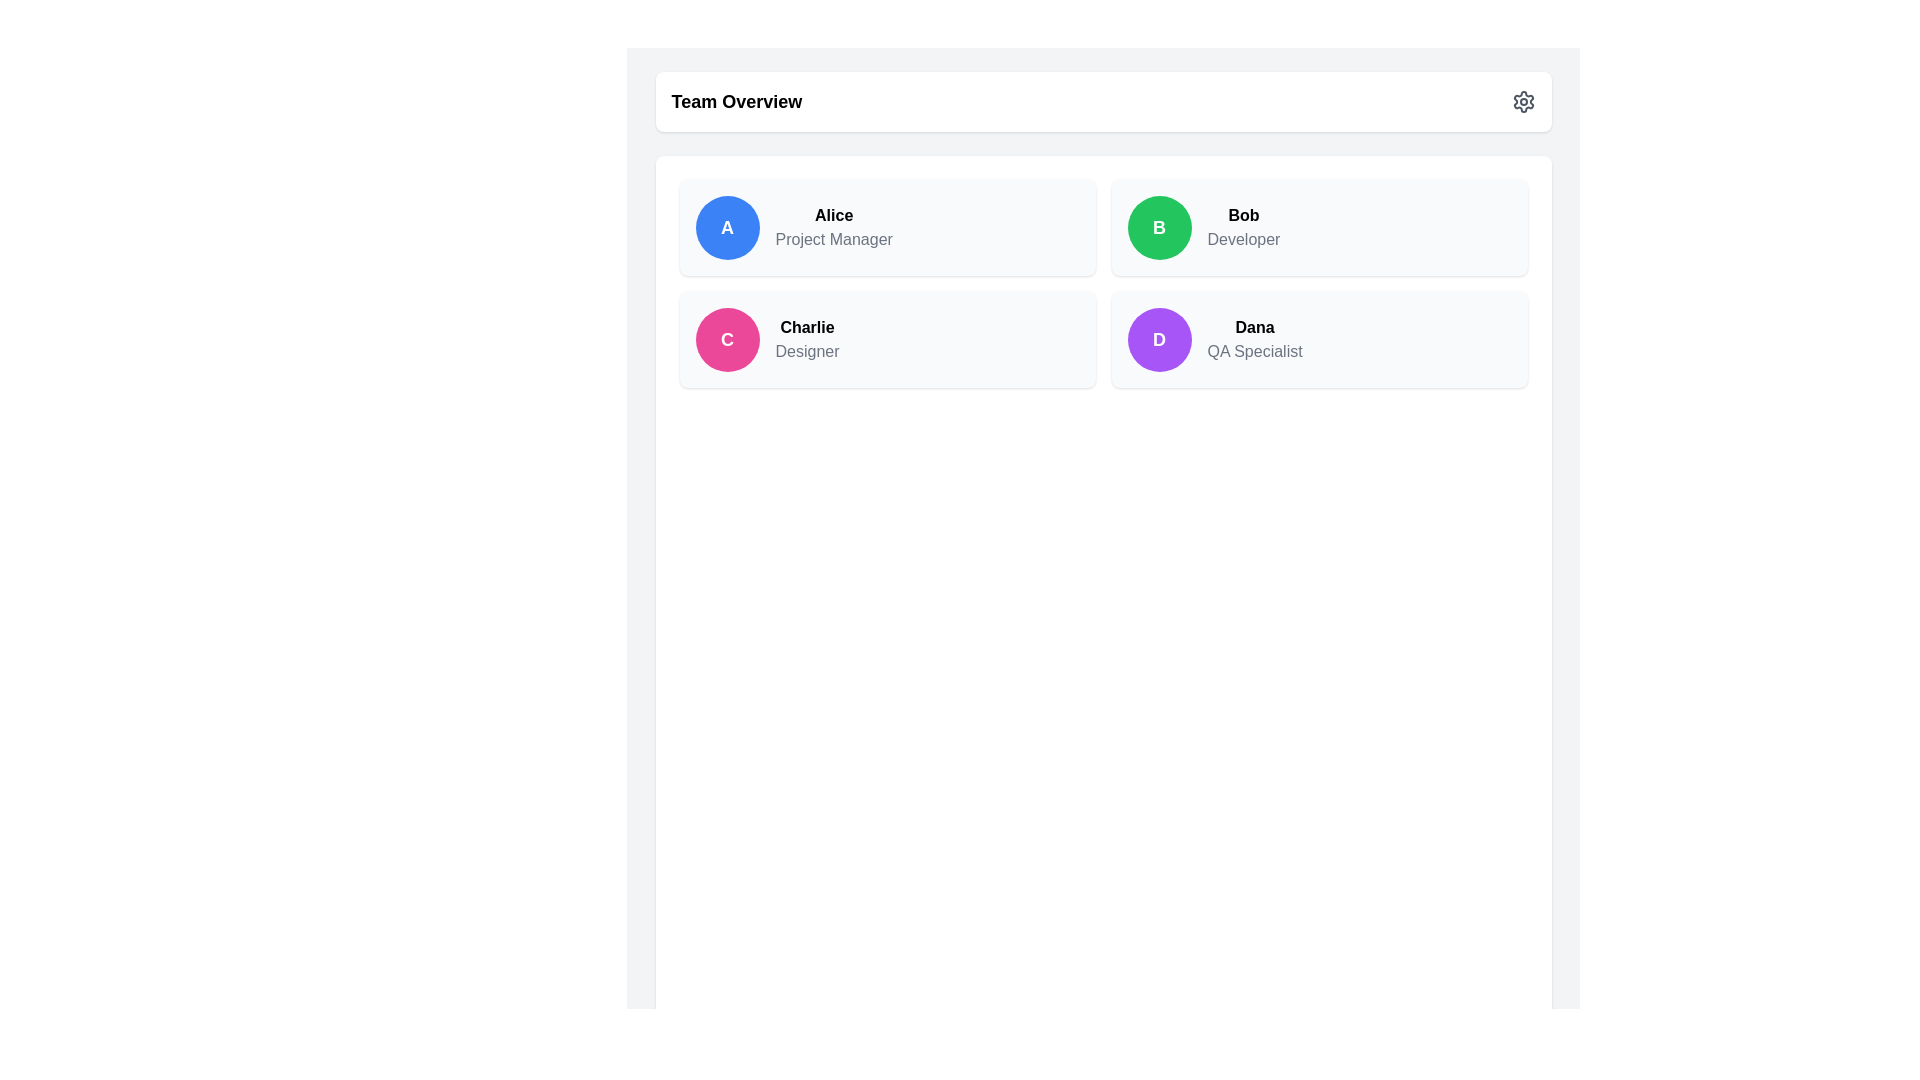 The width and height of the screenshot is (1920, 1080). Describe the element at coordinates (807, 350) in the screenshot. I see `the gray-colored text label that contains the text 'Designer', located below the bold text 'Charlie' within the pink circle card labeled 'C'` at that location.